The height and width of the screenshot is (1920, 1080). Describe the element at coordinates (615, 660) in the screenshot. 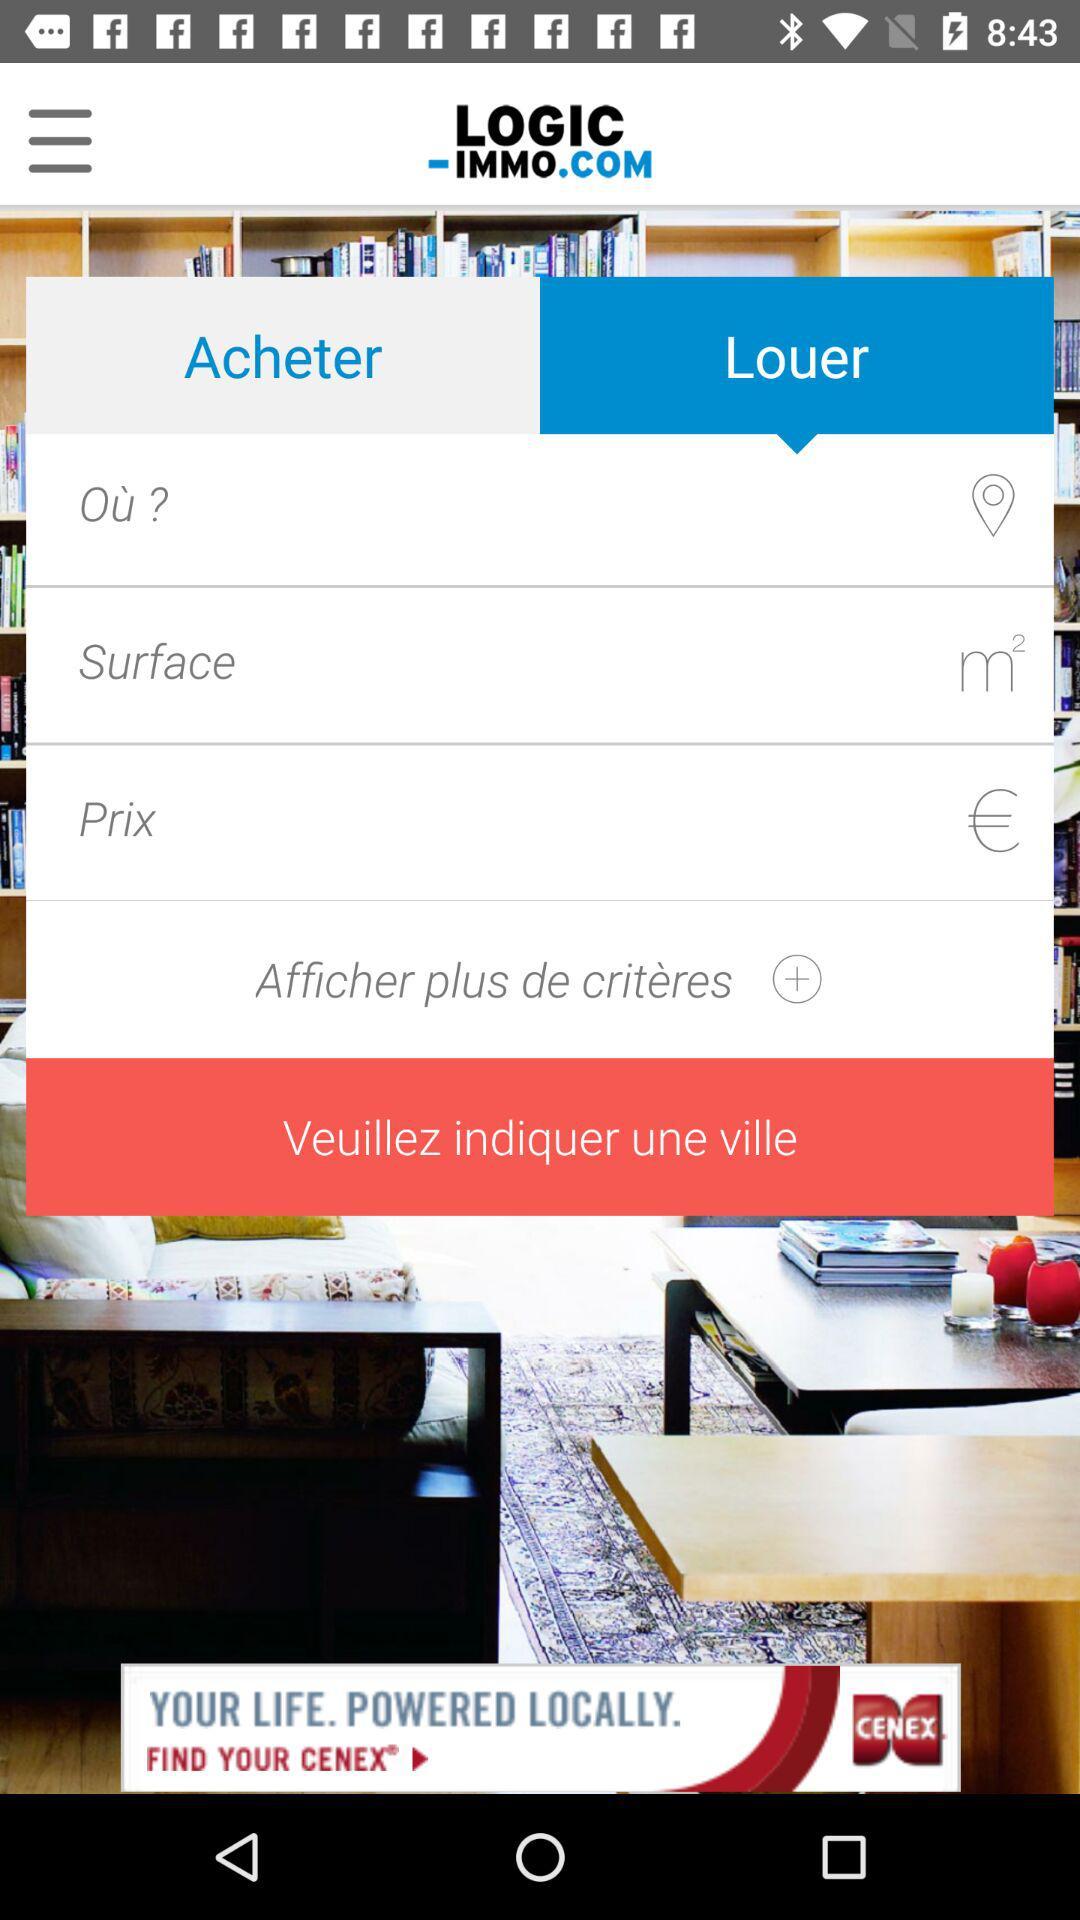

I see `text area` at that location.